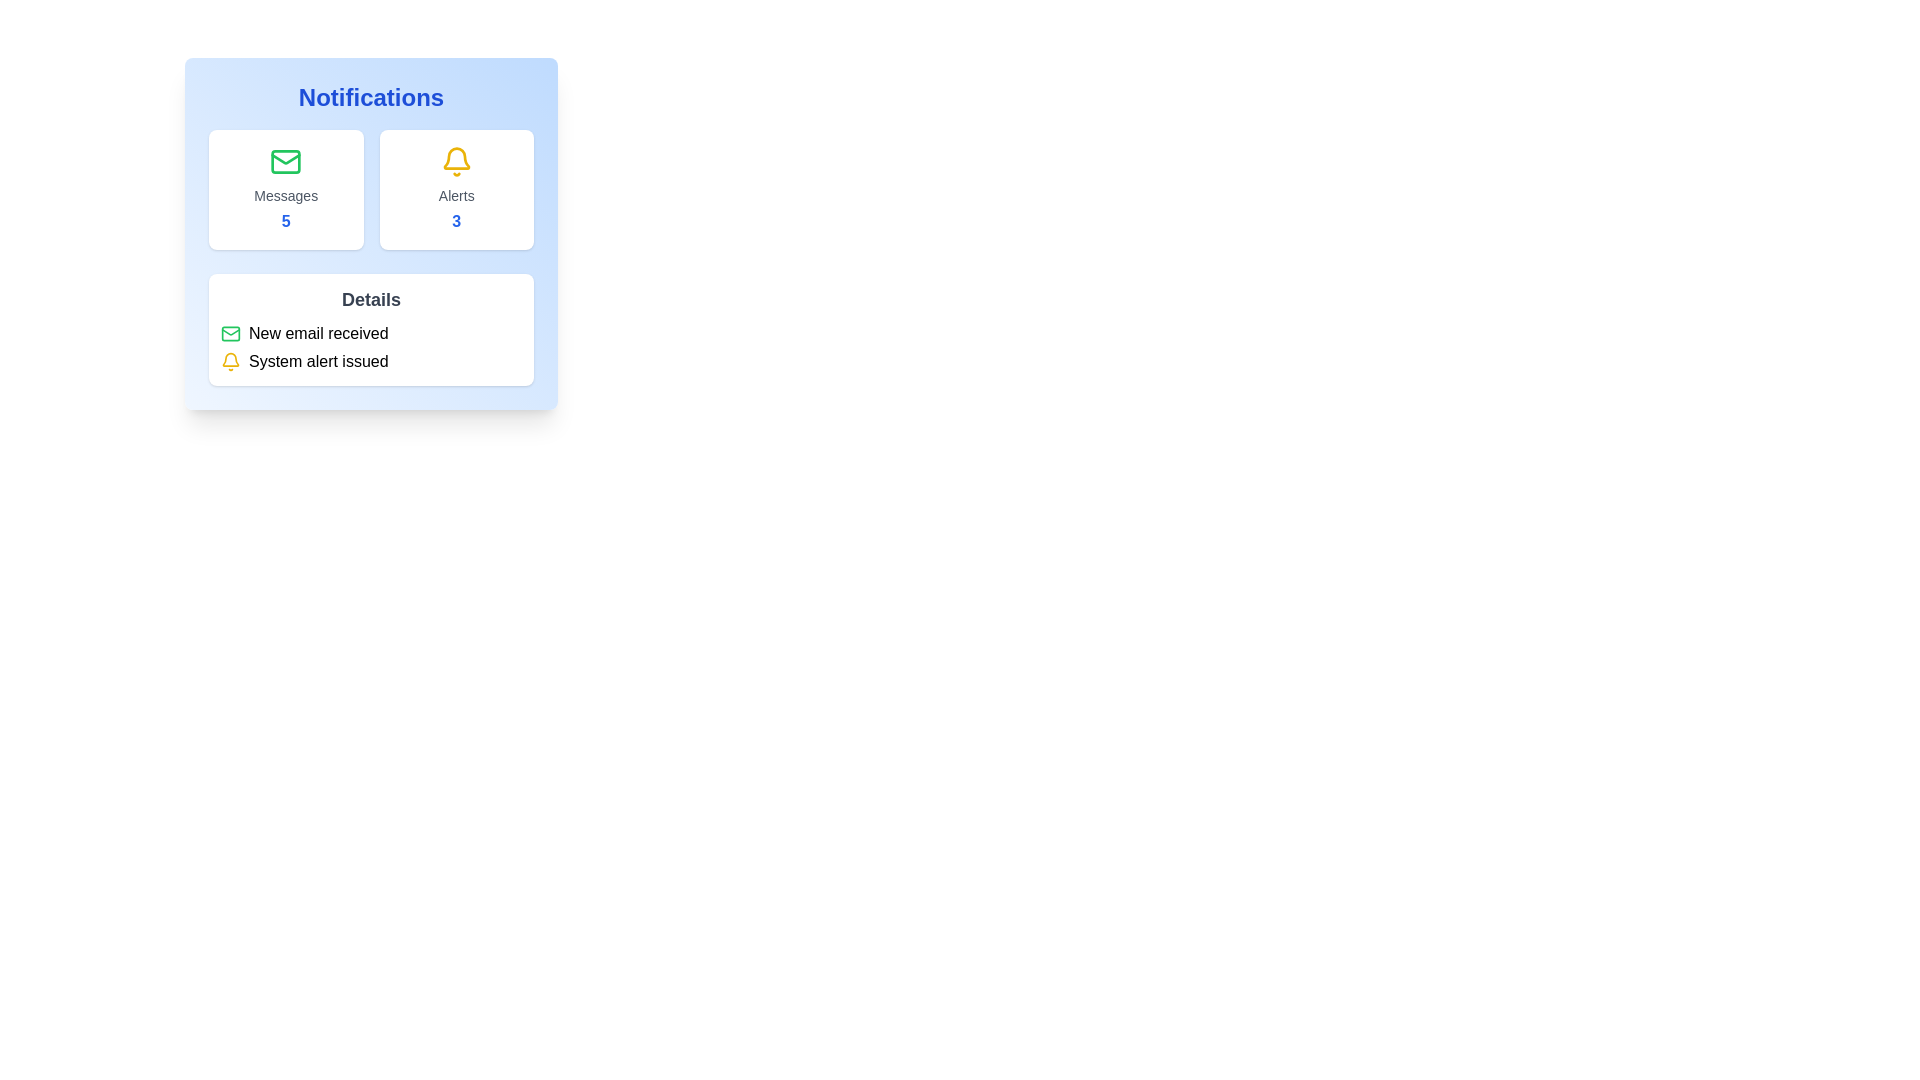  I want to click on the 'Messages' label in the Notifications section, which is styled with a smaller font size and light gray color, located below a green email icon and above the number '5', so click(285, 196).